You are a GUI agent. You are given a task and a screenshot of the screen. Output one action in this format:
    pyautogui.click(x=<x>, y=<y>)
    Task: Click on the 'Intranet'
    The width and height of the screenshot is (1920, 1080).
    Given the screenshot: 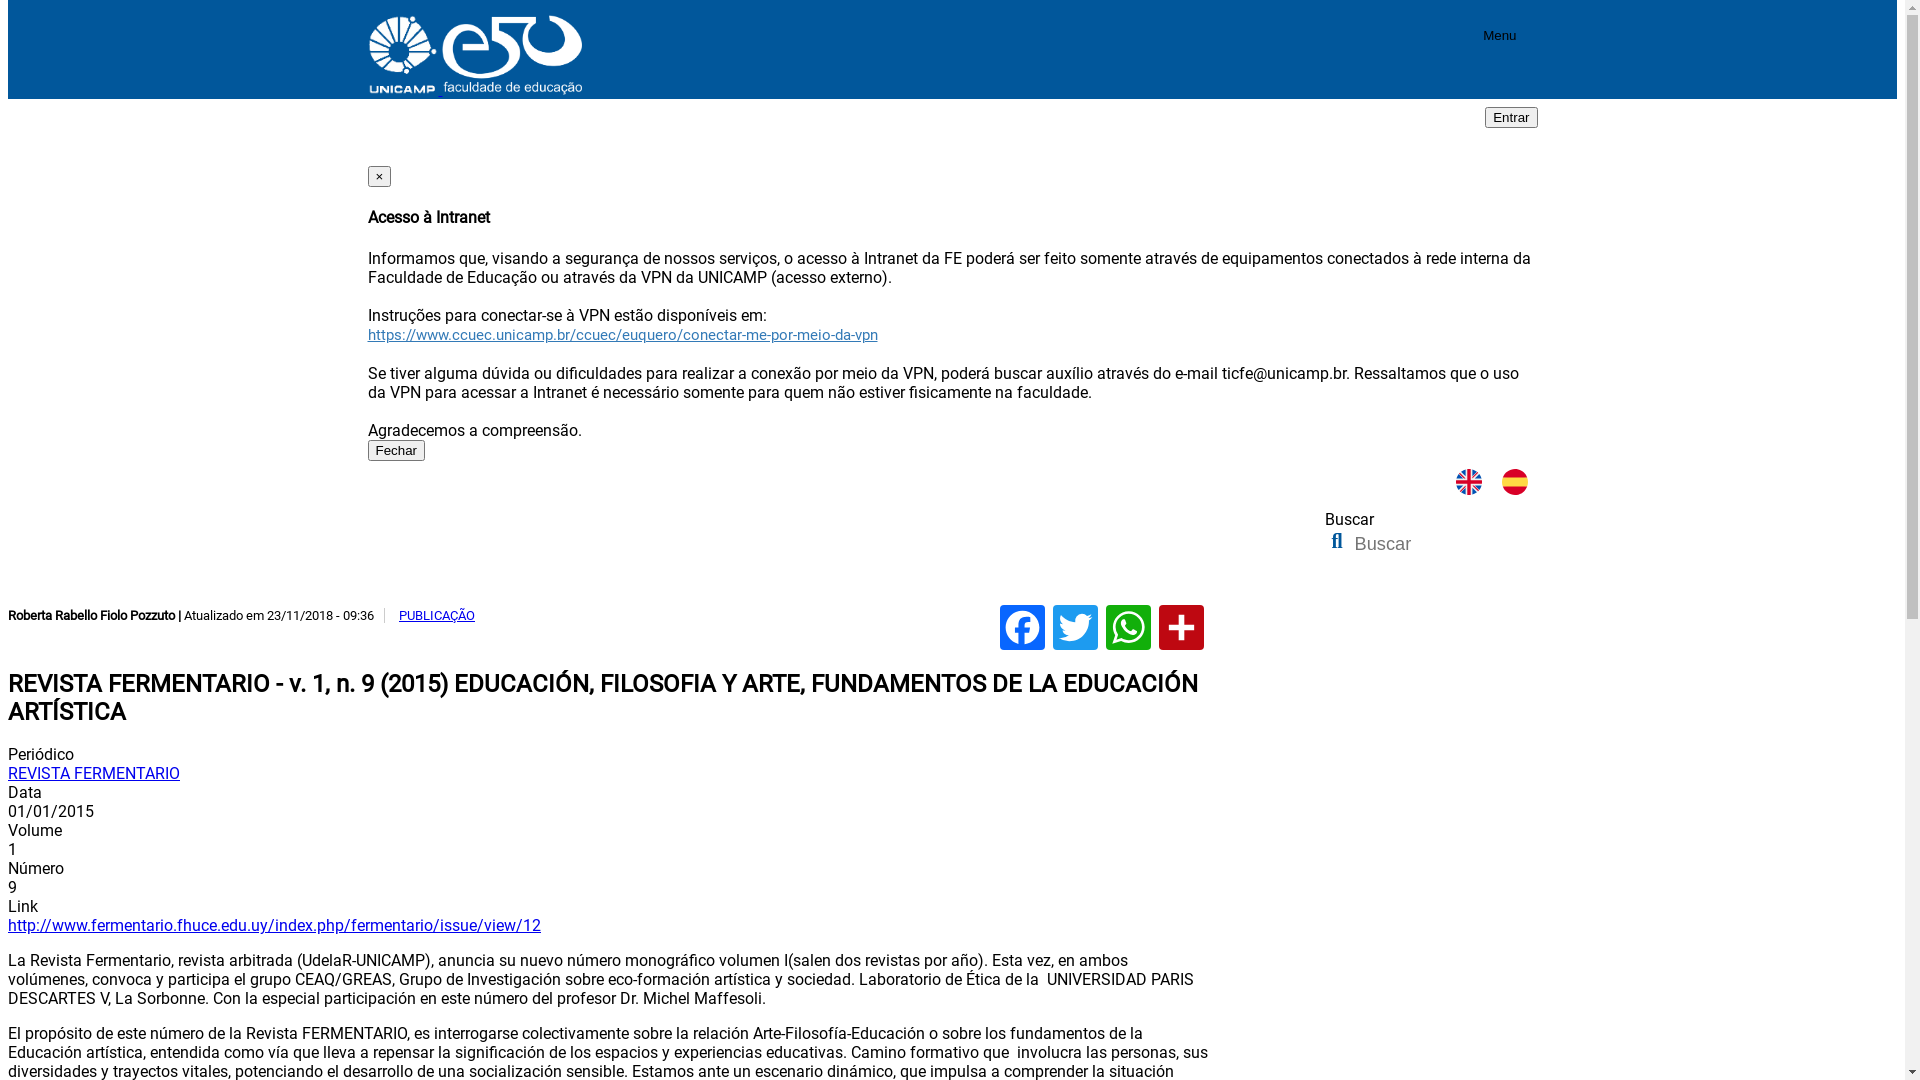 What is the action you would take?
    pyautogui.click(x=368, y=149)
    